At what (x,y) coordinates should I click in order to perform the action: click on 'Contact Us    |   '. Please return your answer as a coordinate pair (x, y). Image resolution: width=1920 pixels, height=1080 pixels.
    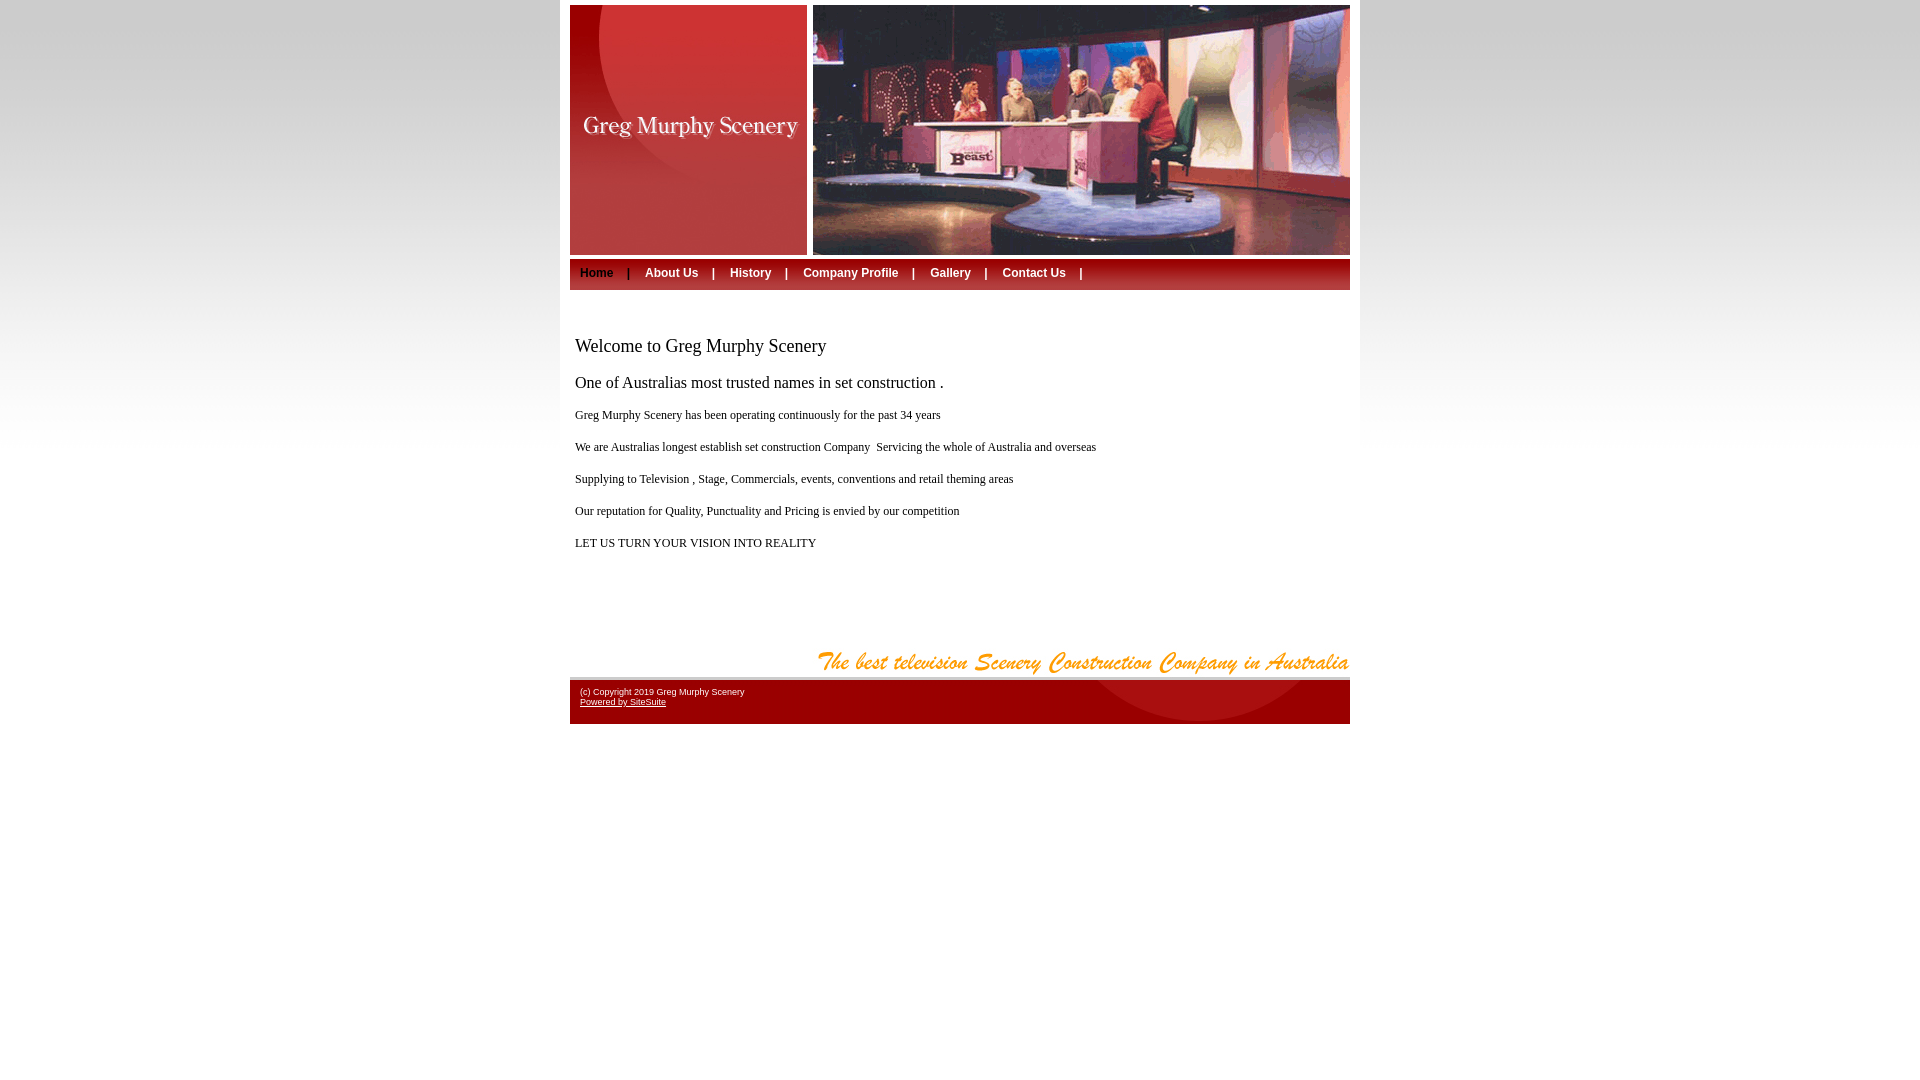
    Looking at the image, I should click on (998, 273).